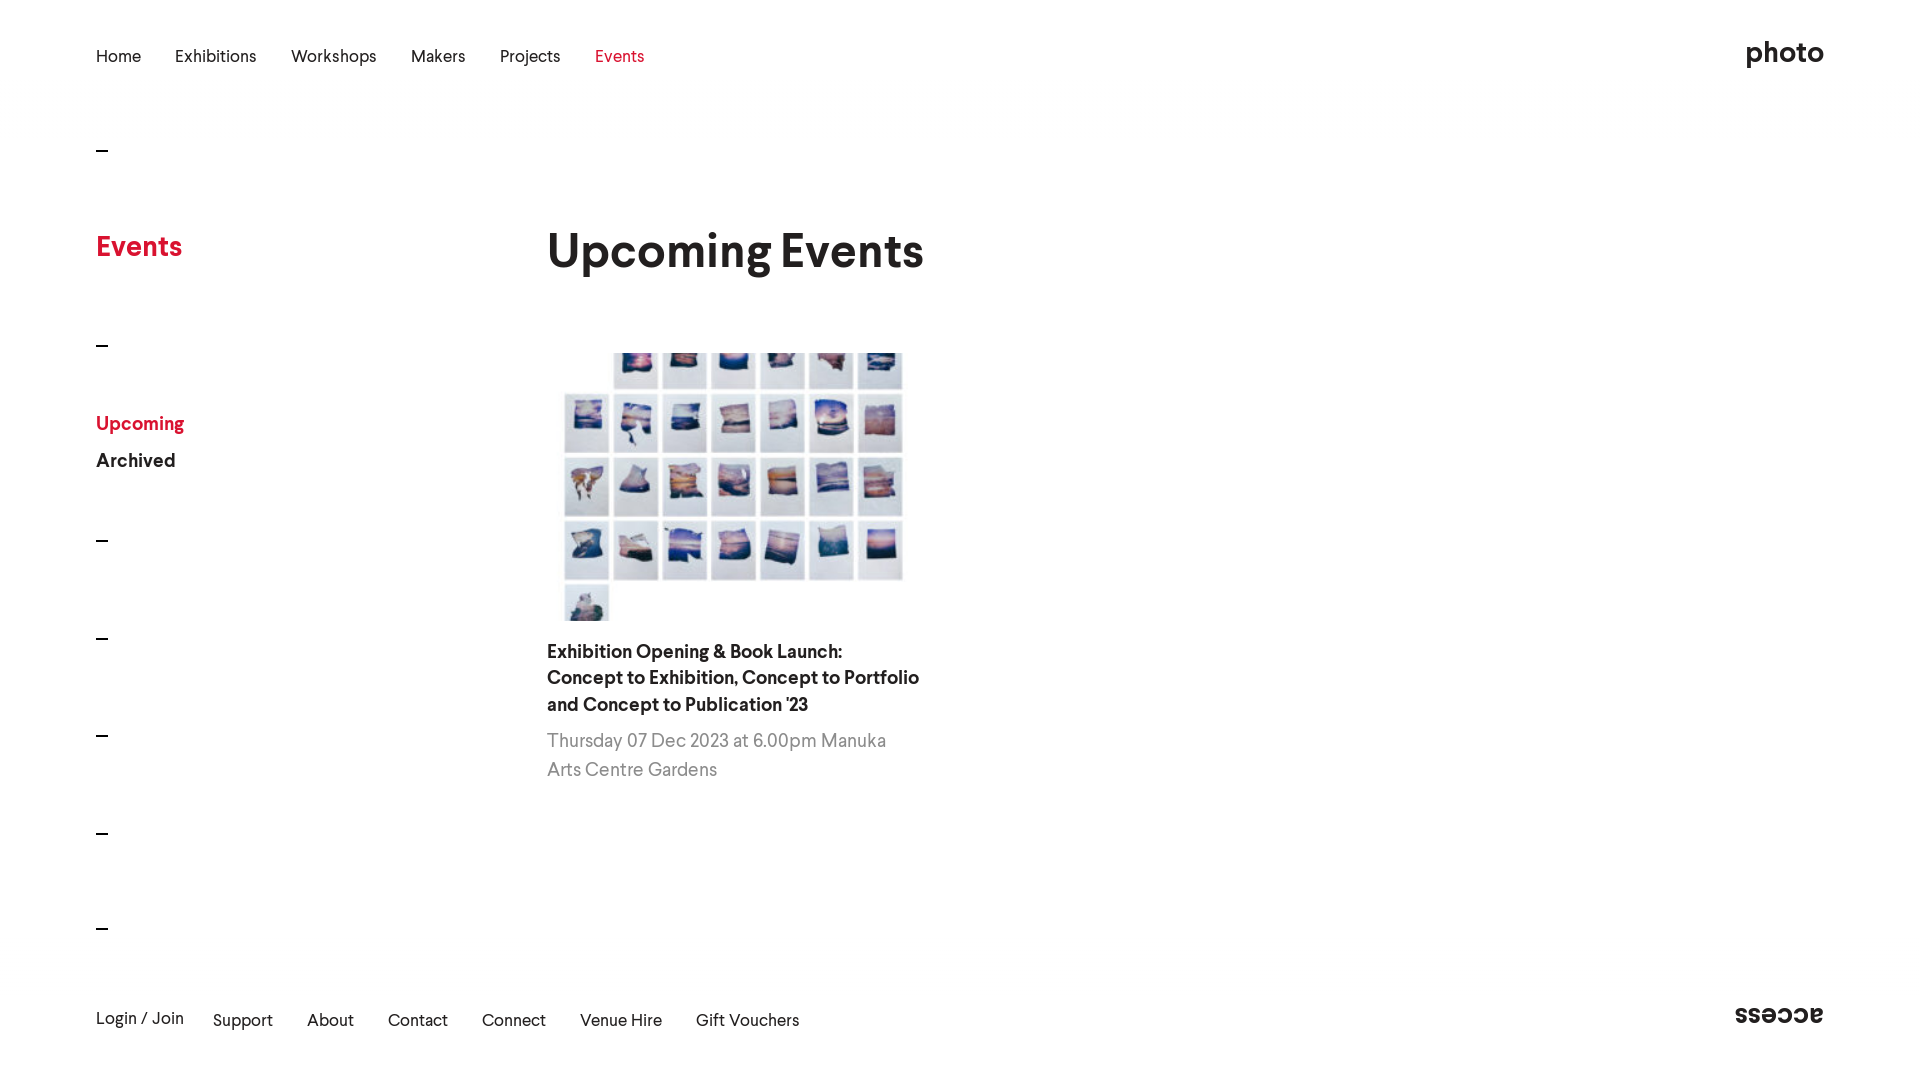  I want to click on 'Support', so click(242, 1021).